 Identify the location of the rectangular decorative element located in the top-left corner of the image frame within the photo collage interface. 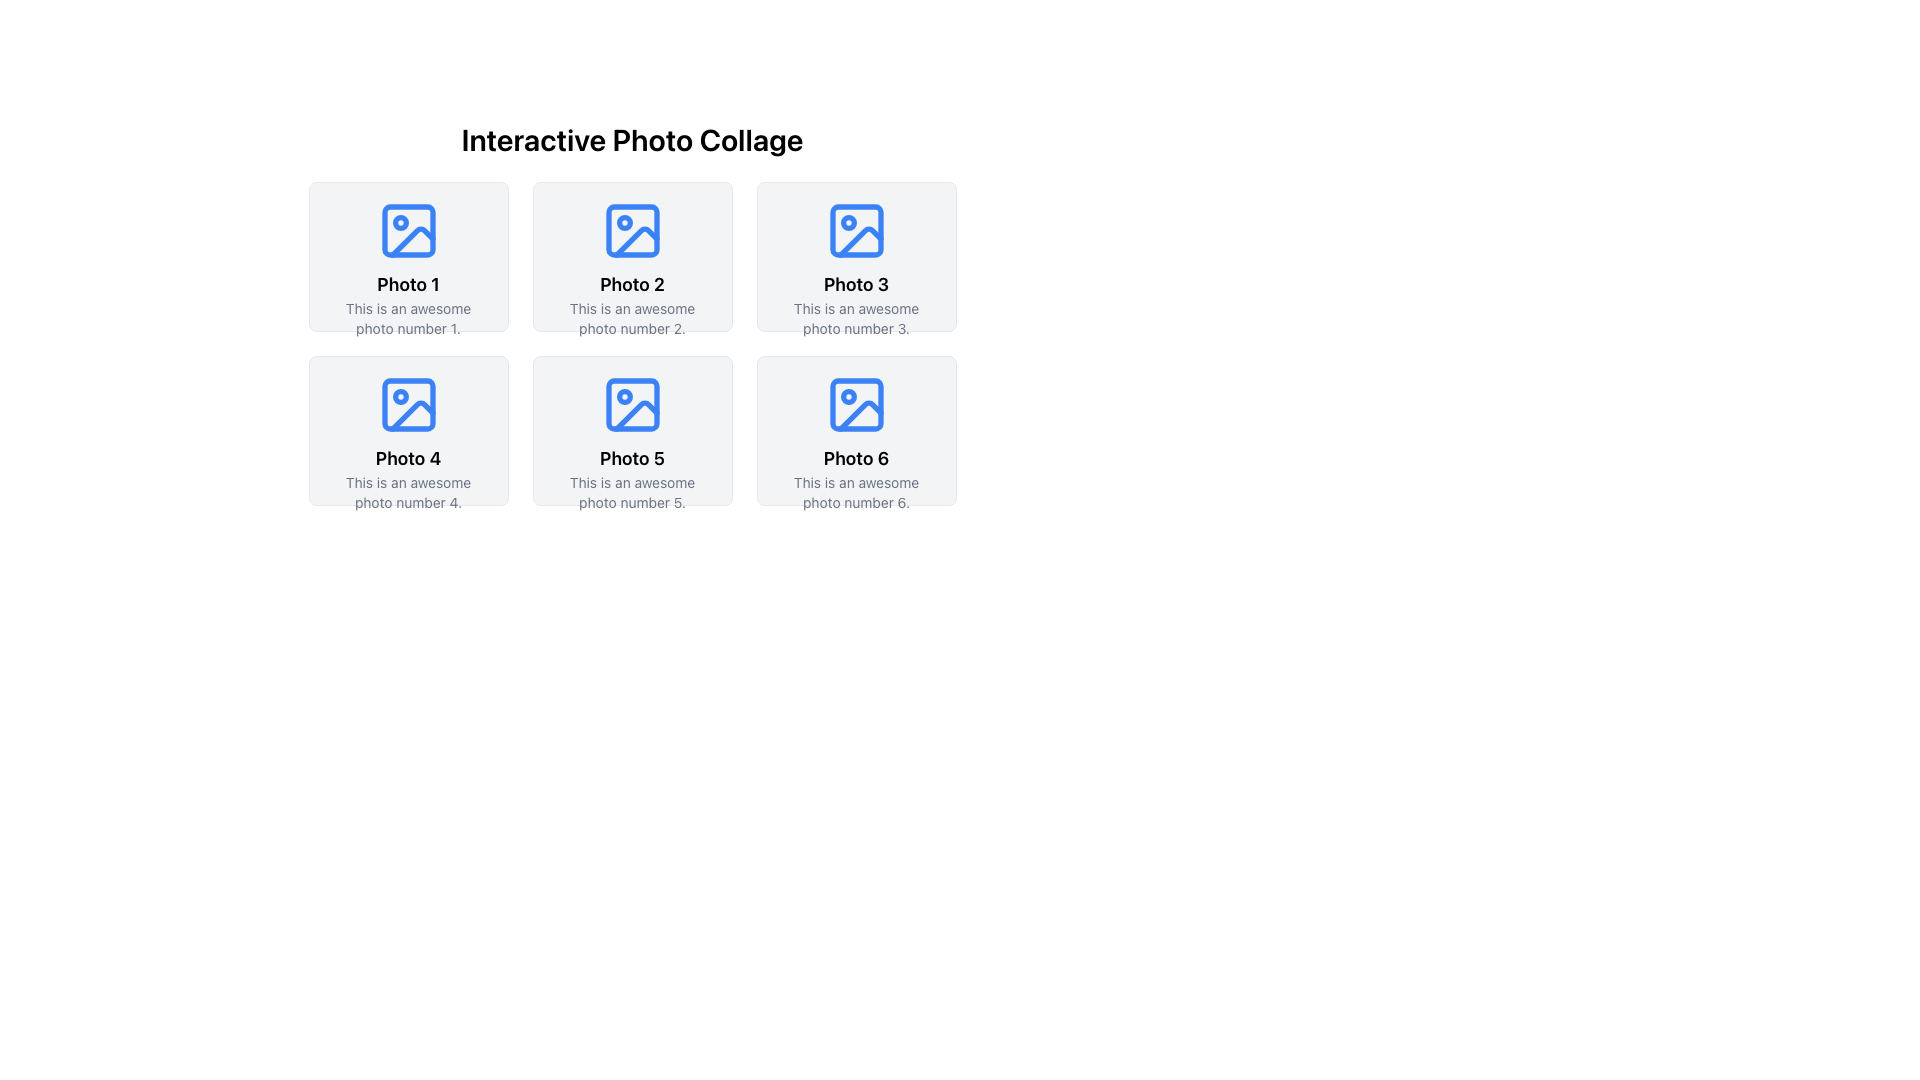
(407, 230).